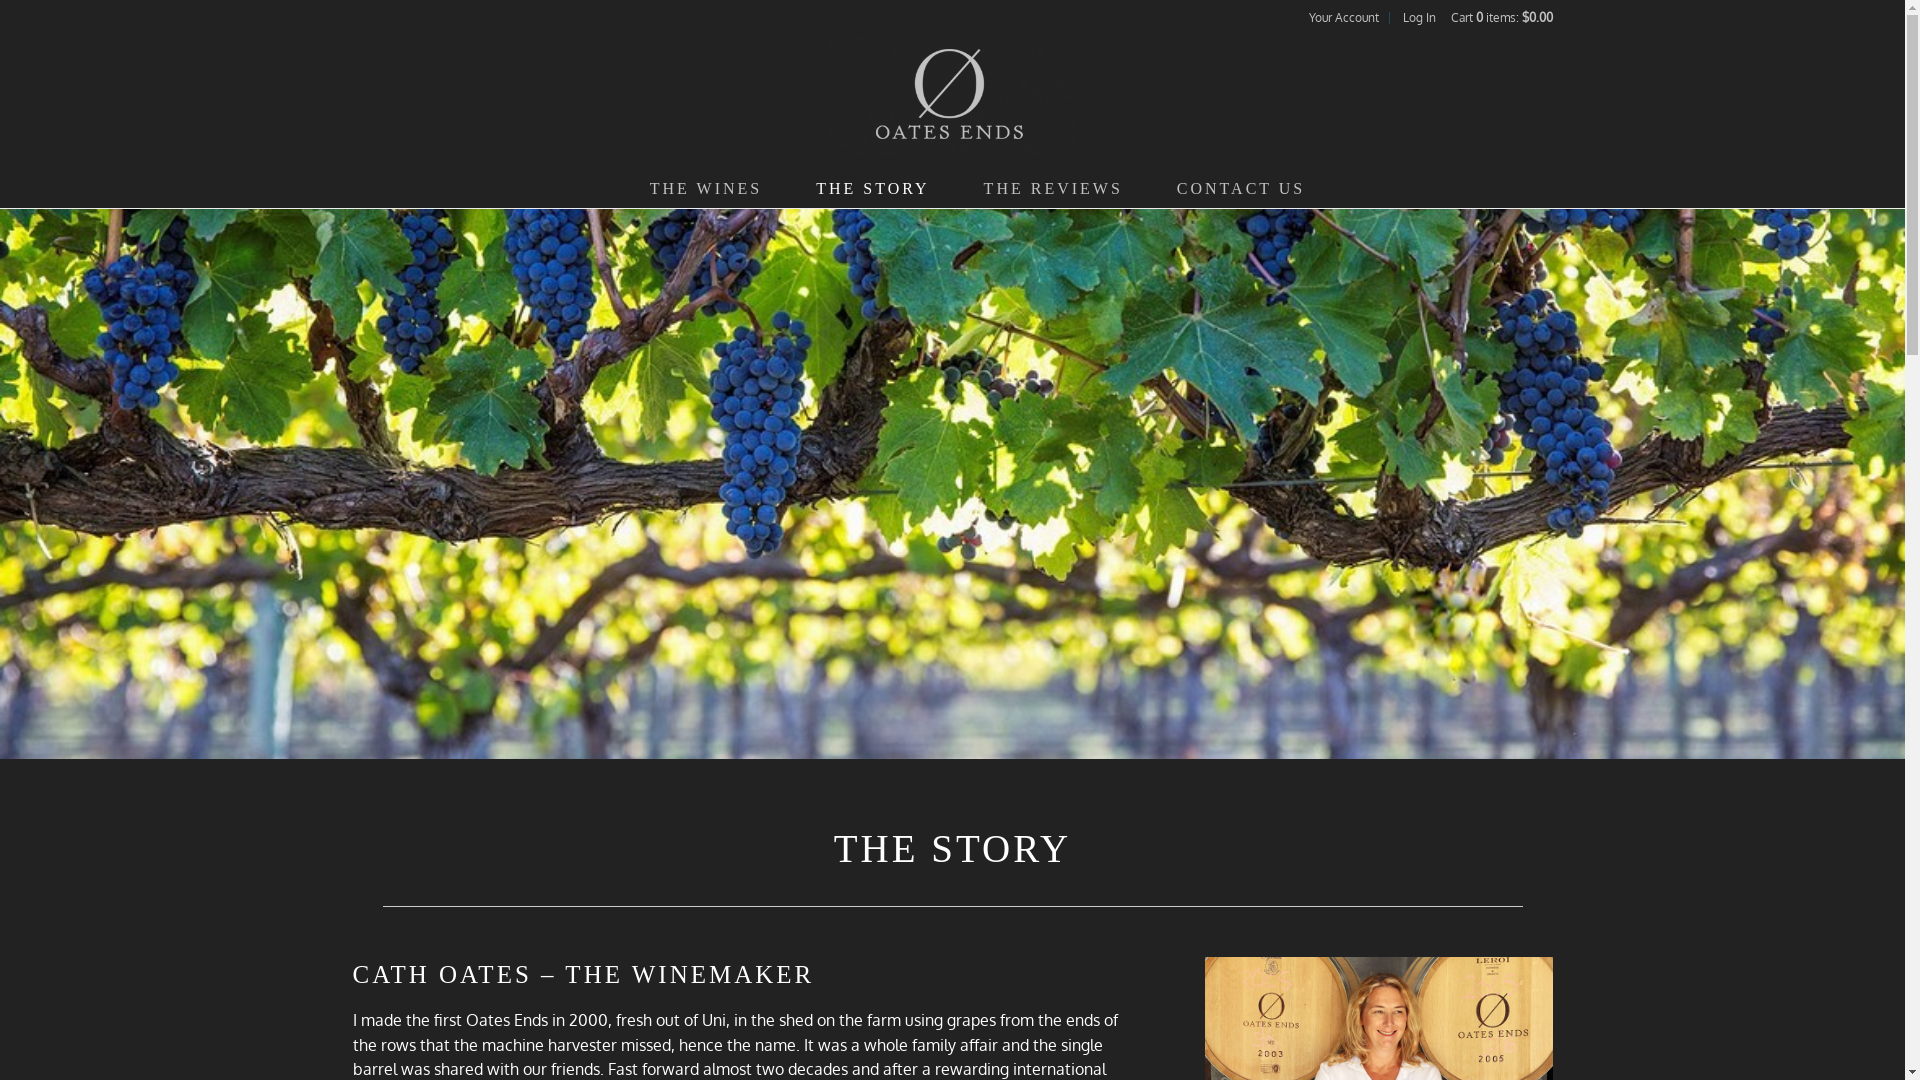  What do you see at coordinates (1240, 188) in the screenshot?
I see `'CONTACT US'` at bounding box center [1240, 188].